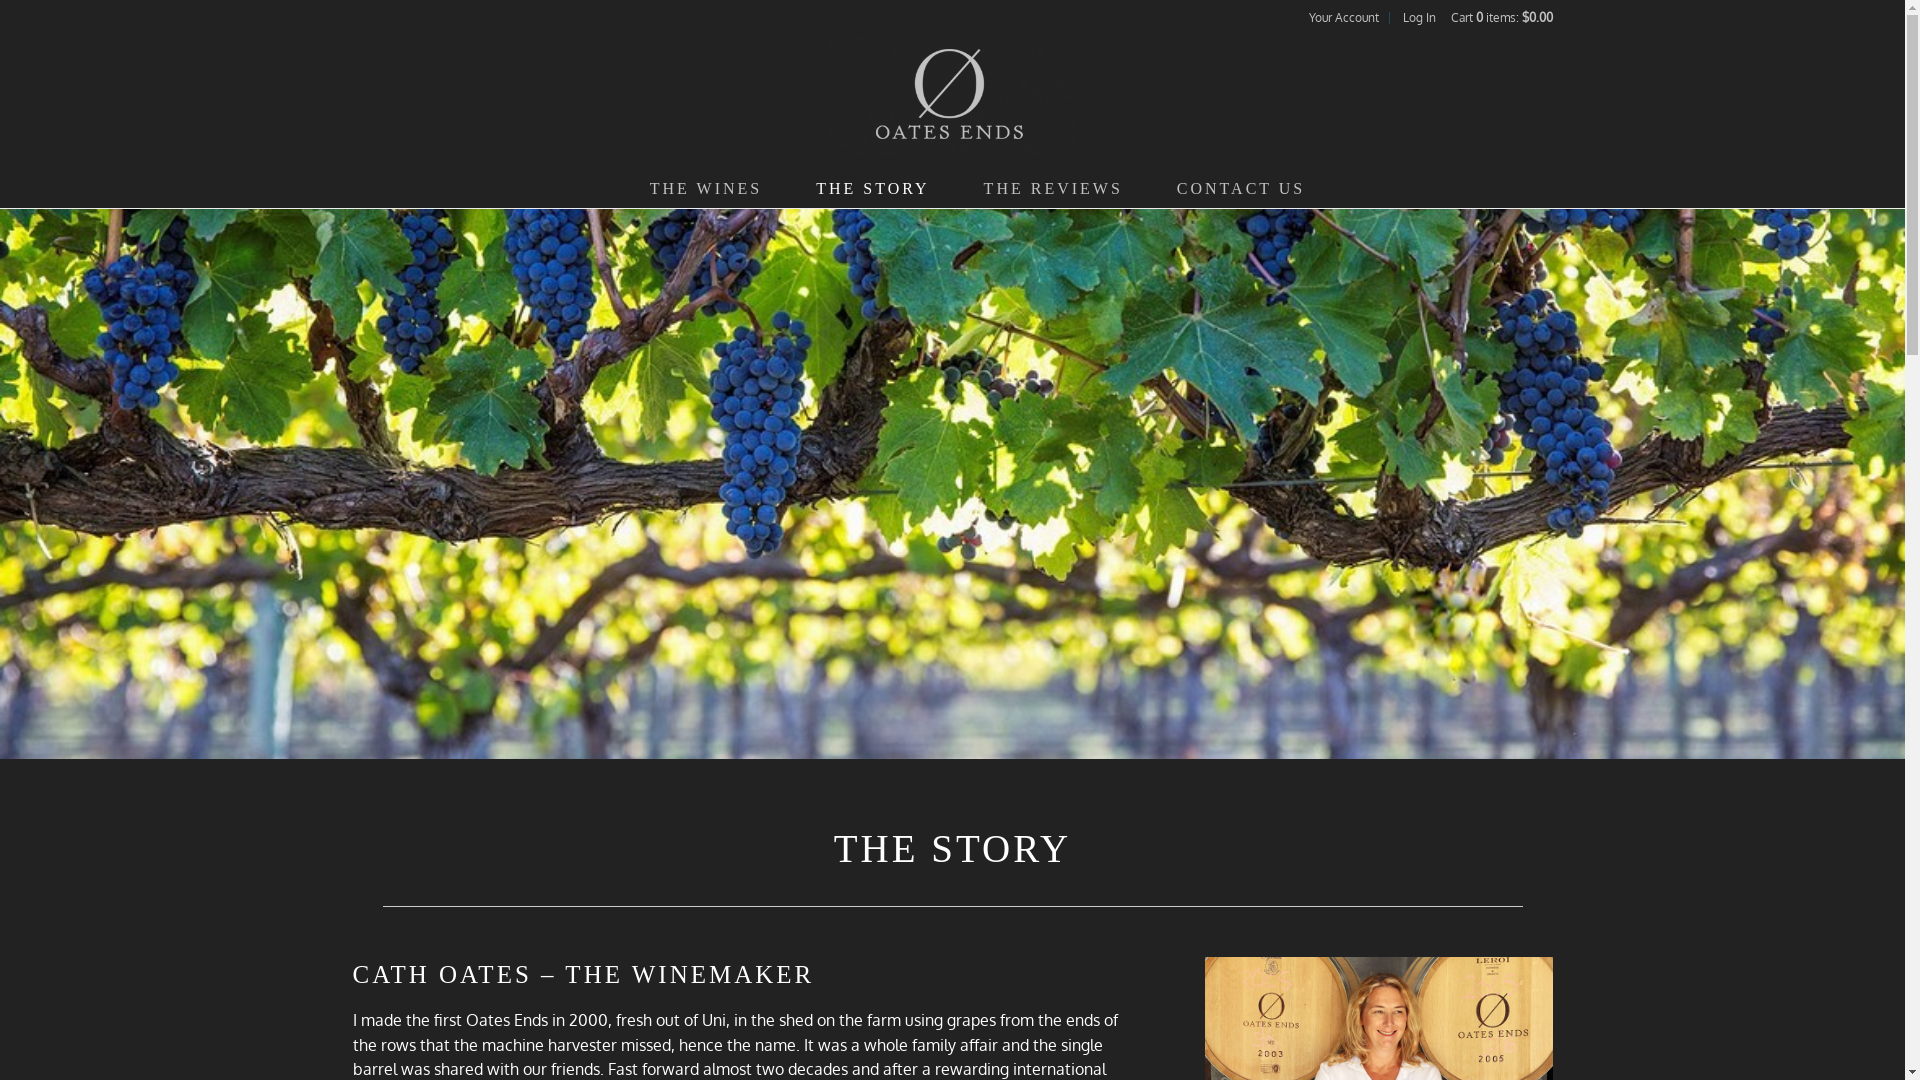  What do you see at coordinates (1240, 188) in the screenshot?
I see `'CONTACT US'` at bounding box center [1240, 188].